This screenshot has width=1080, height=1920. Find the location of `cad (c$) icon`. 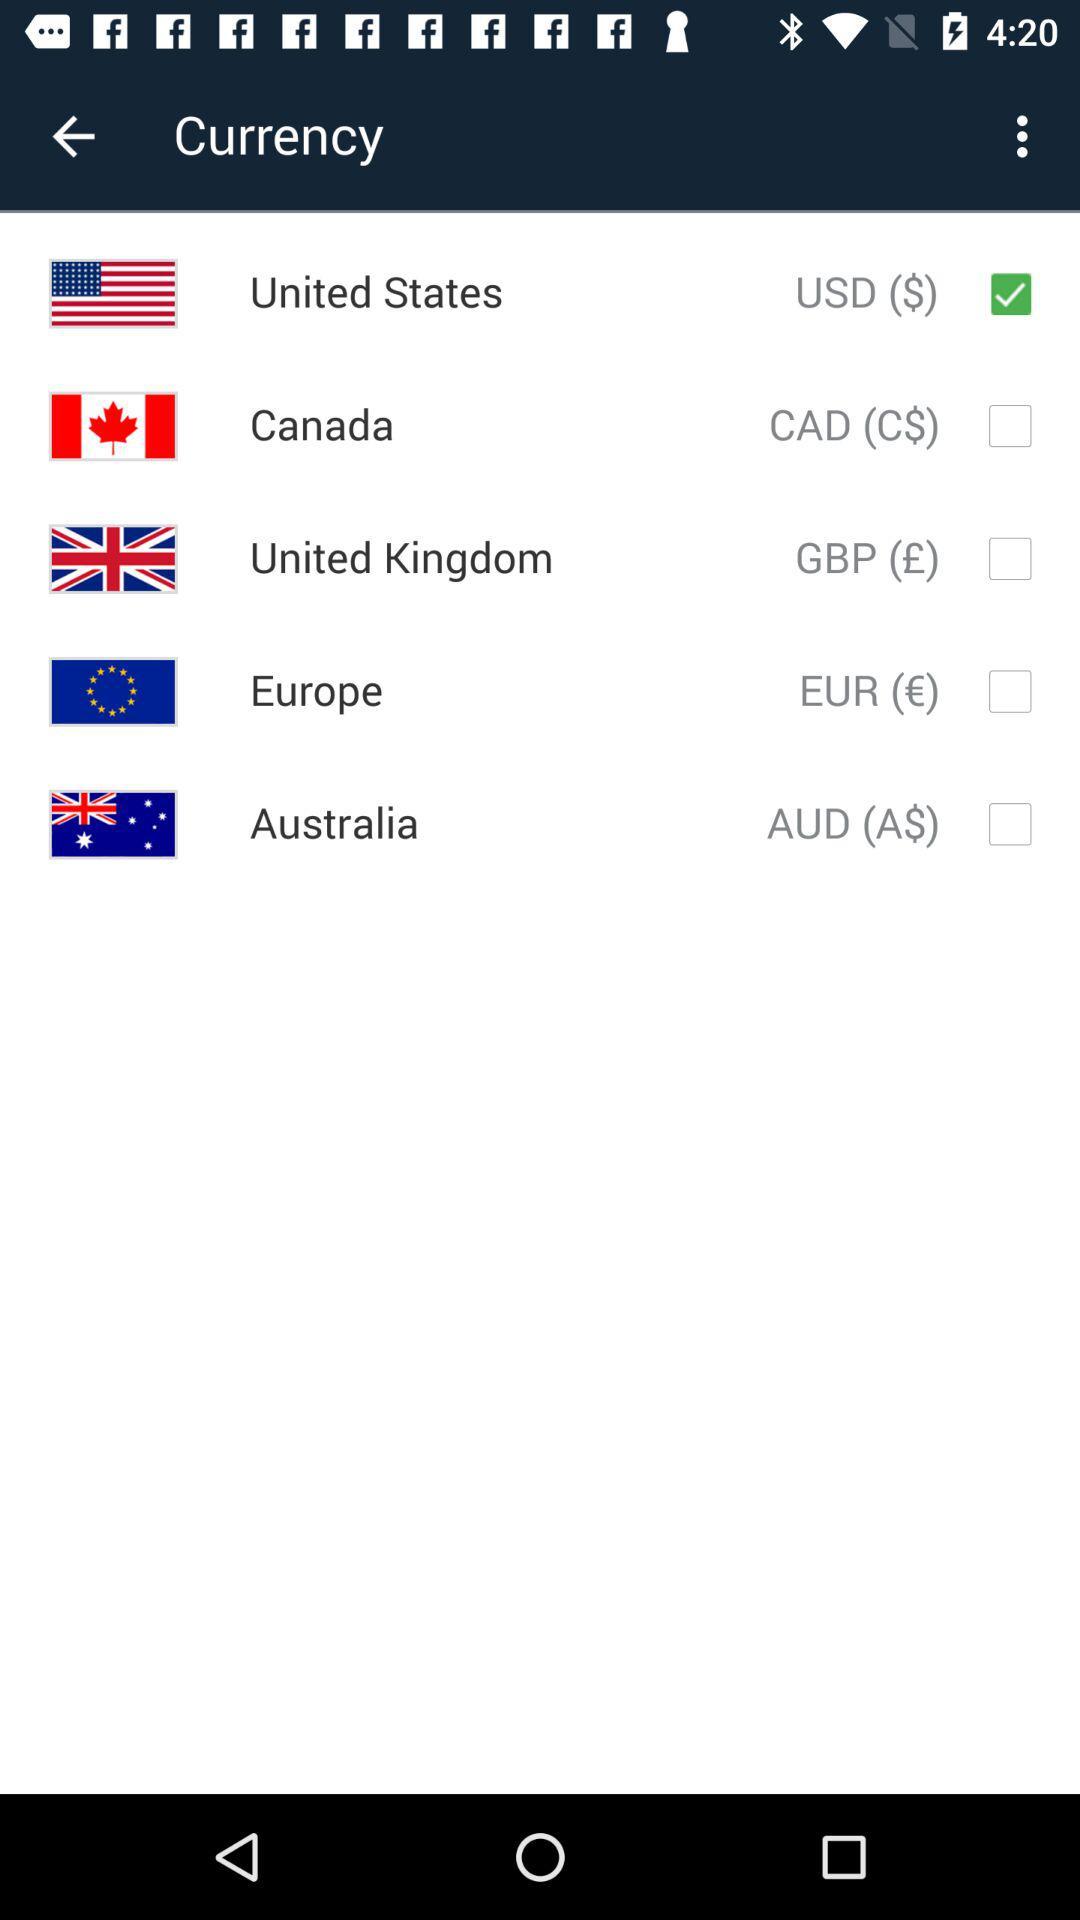

cad (c$) icon is located at coordinates (854, 425).